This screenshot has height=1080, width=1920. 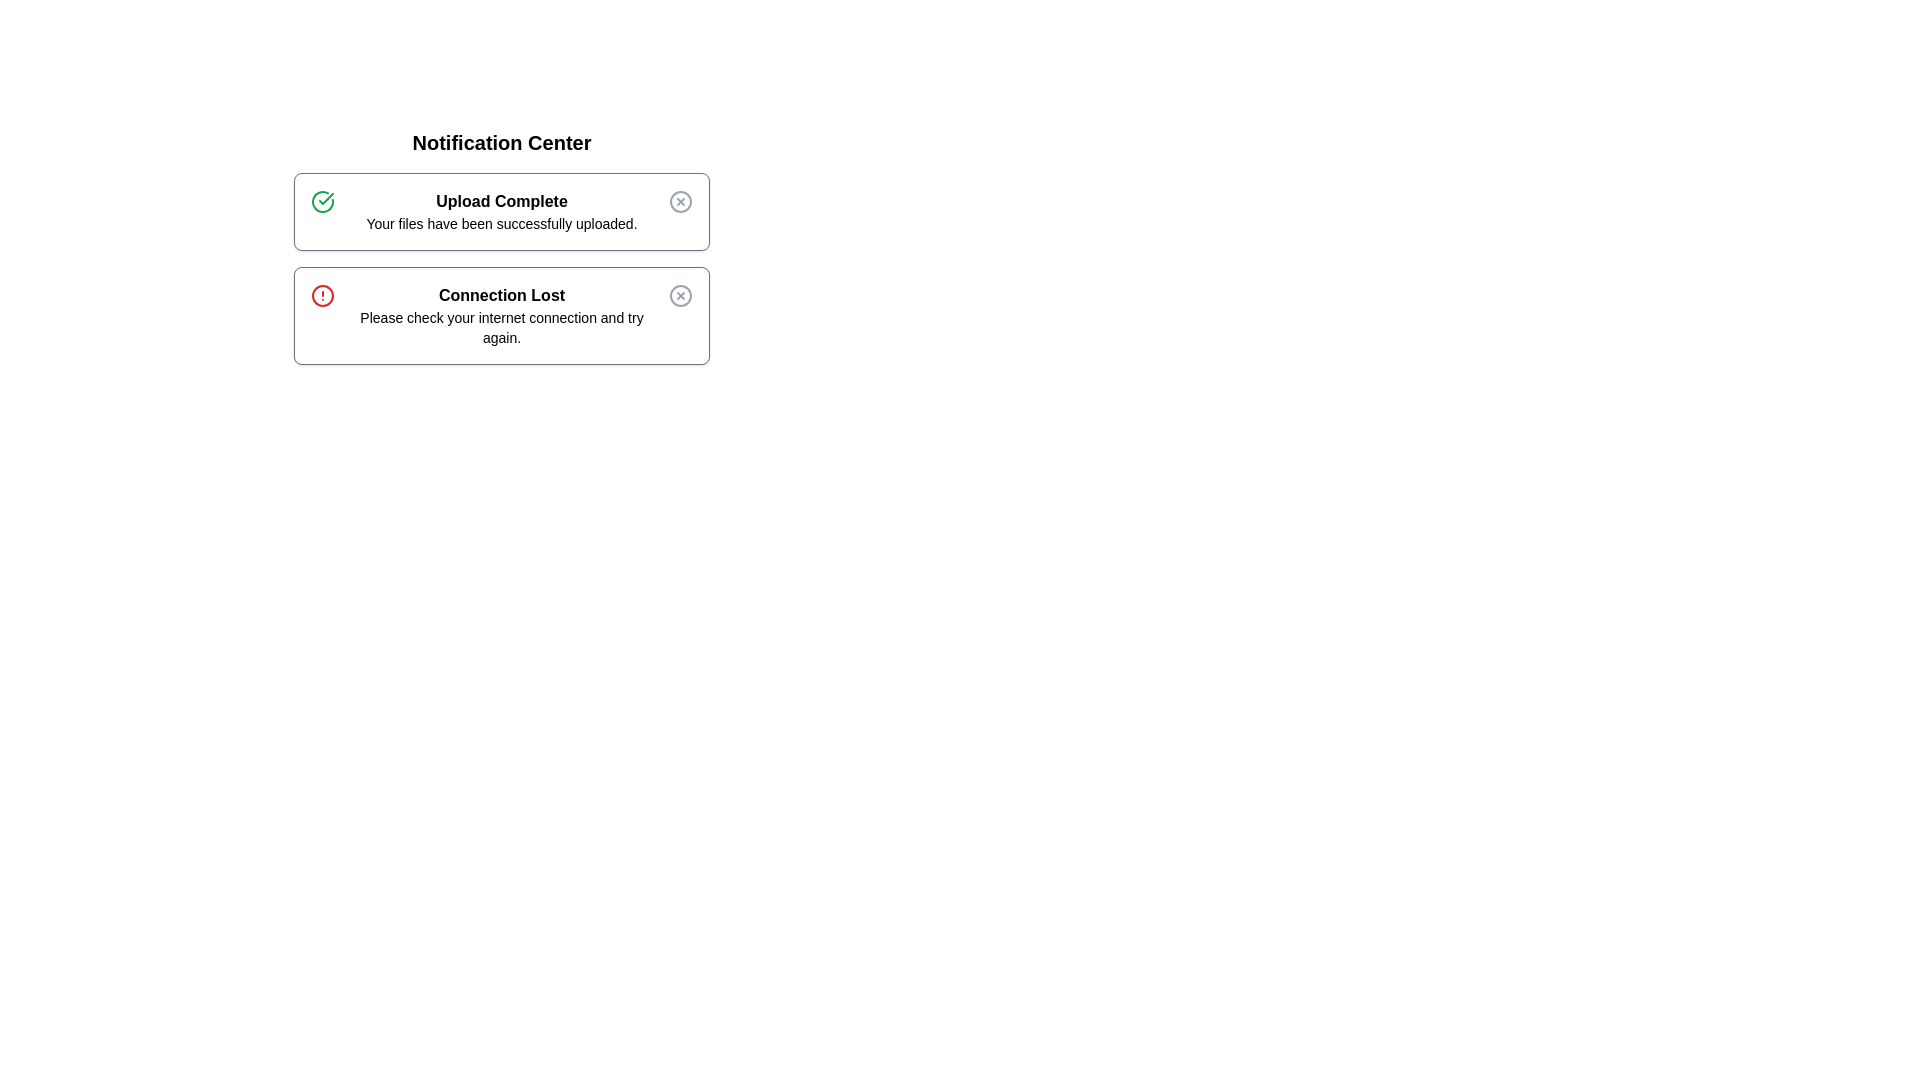 What do you see at coordinates (502, 315) in the screenshot?
I see `the text of the alert titled 'Connection Lost'` at bounding box center [502, 315].